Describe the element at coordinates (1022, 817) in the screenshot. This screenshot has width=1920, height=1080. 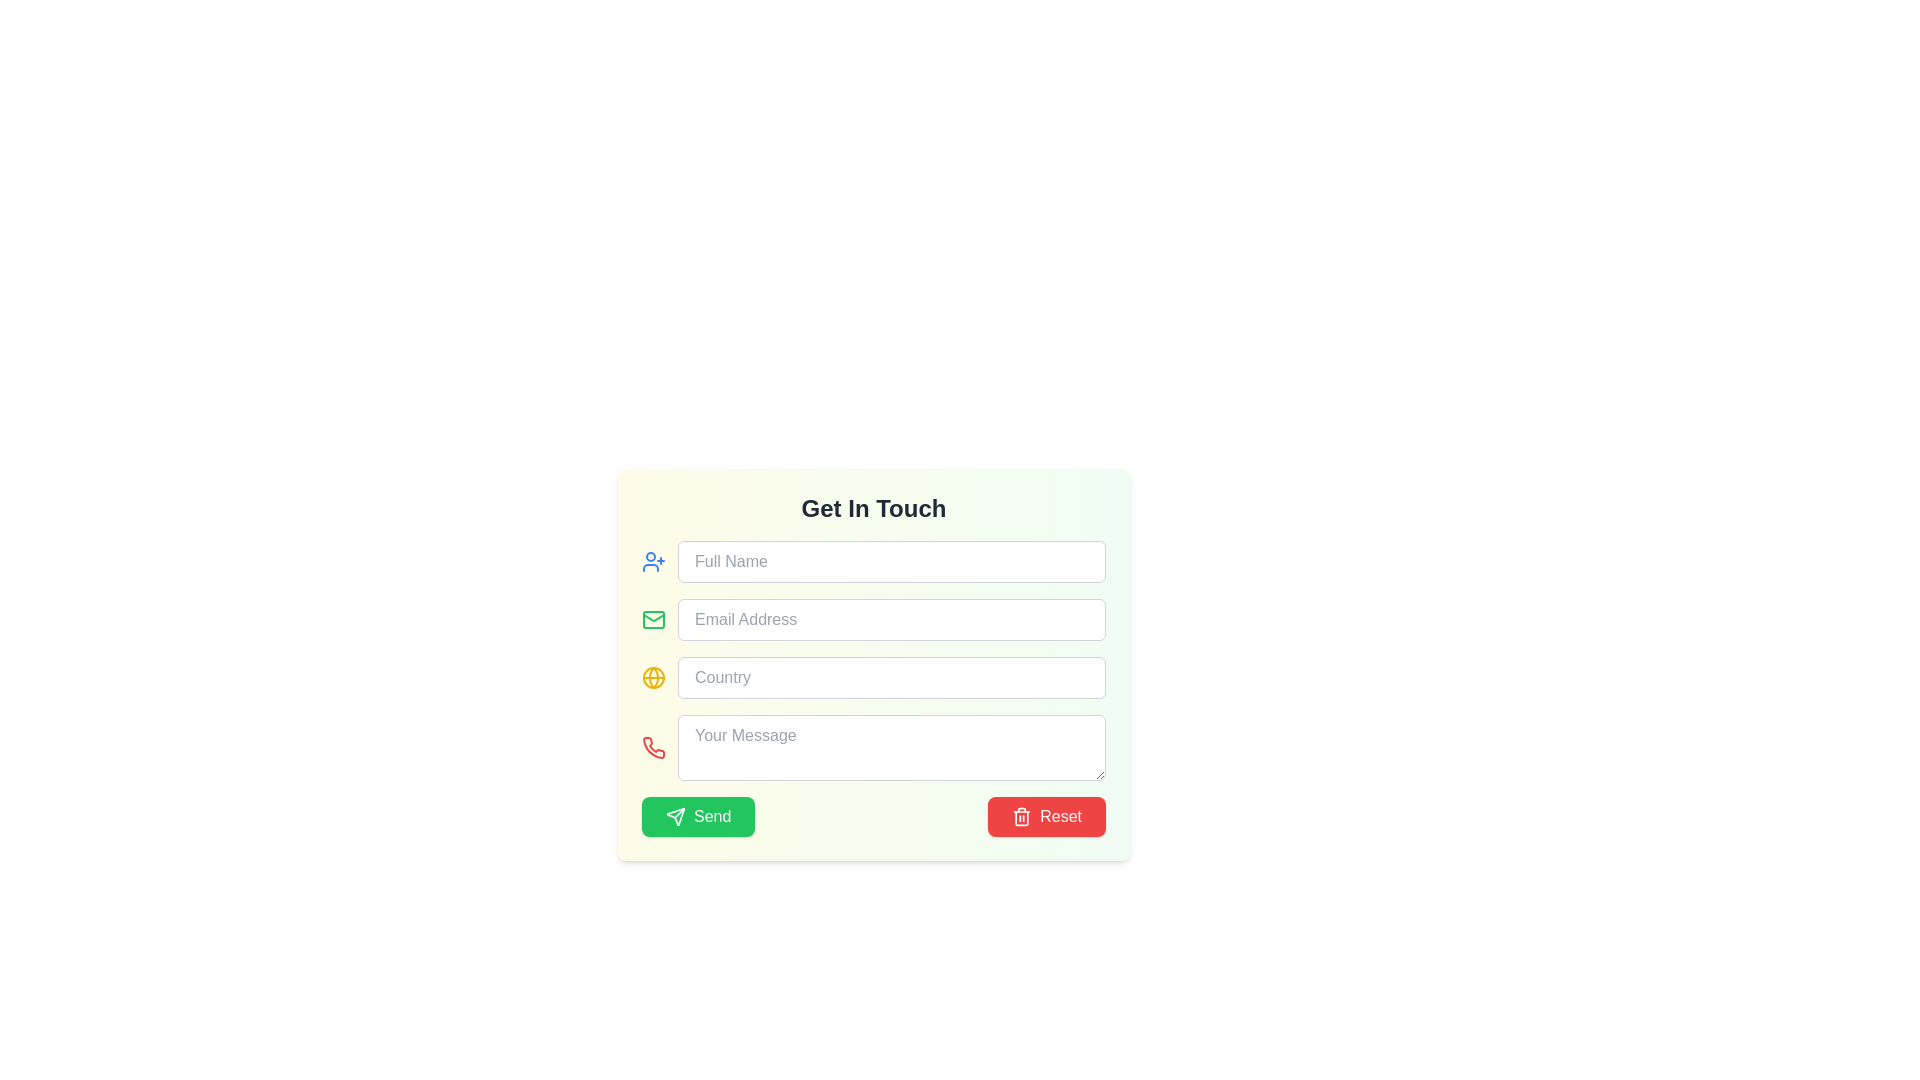
I see `the 'Reset' button icon, which visually represents the 'Reset' action for clearing all input fields in the contact form, located to the right of the 'Send' button` at that location.